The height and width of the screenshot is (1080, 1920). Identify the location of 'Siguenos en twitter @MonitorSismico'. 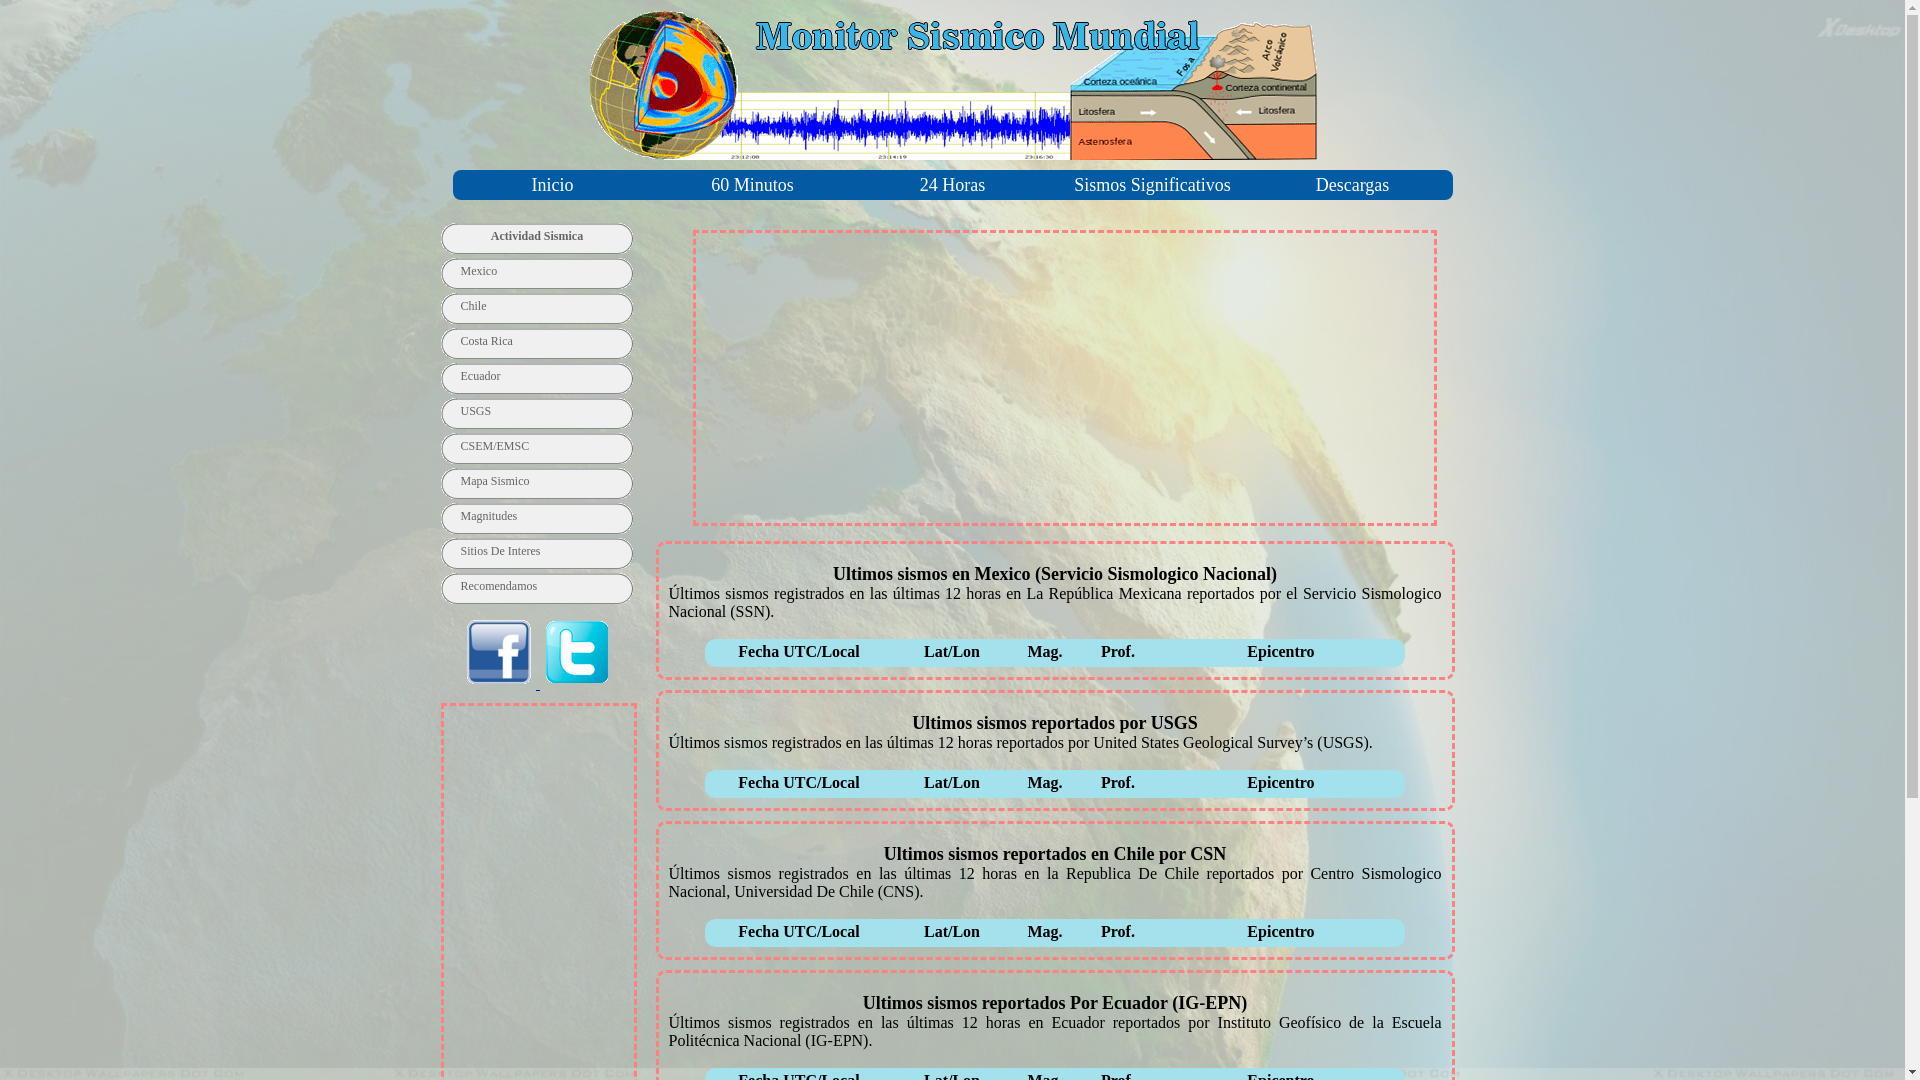
(539, 682).